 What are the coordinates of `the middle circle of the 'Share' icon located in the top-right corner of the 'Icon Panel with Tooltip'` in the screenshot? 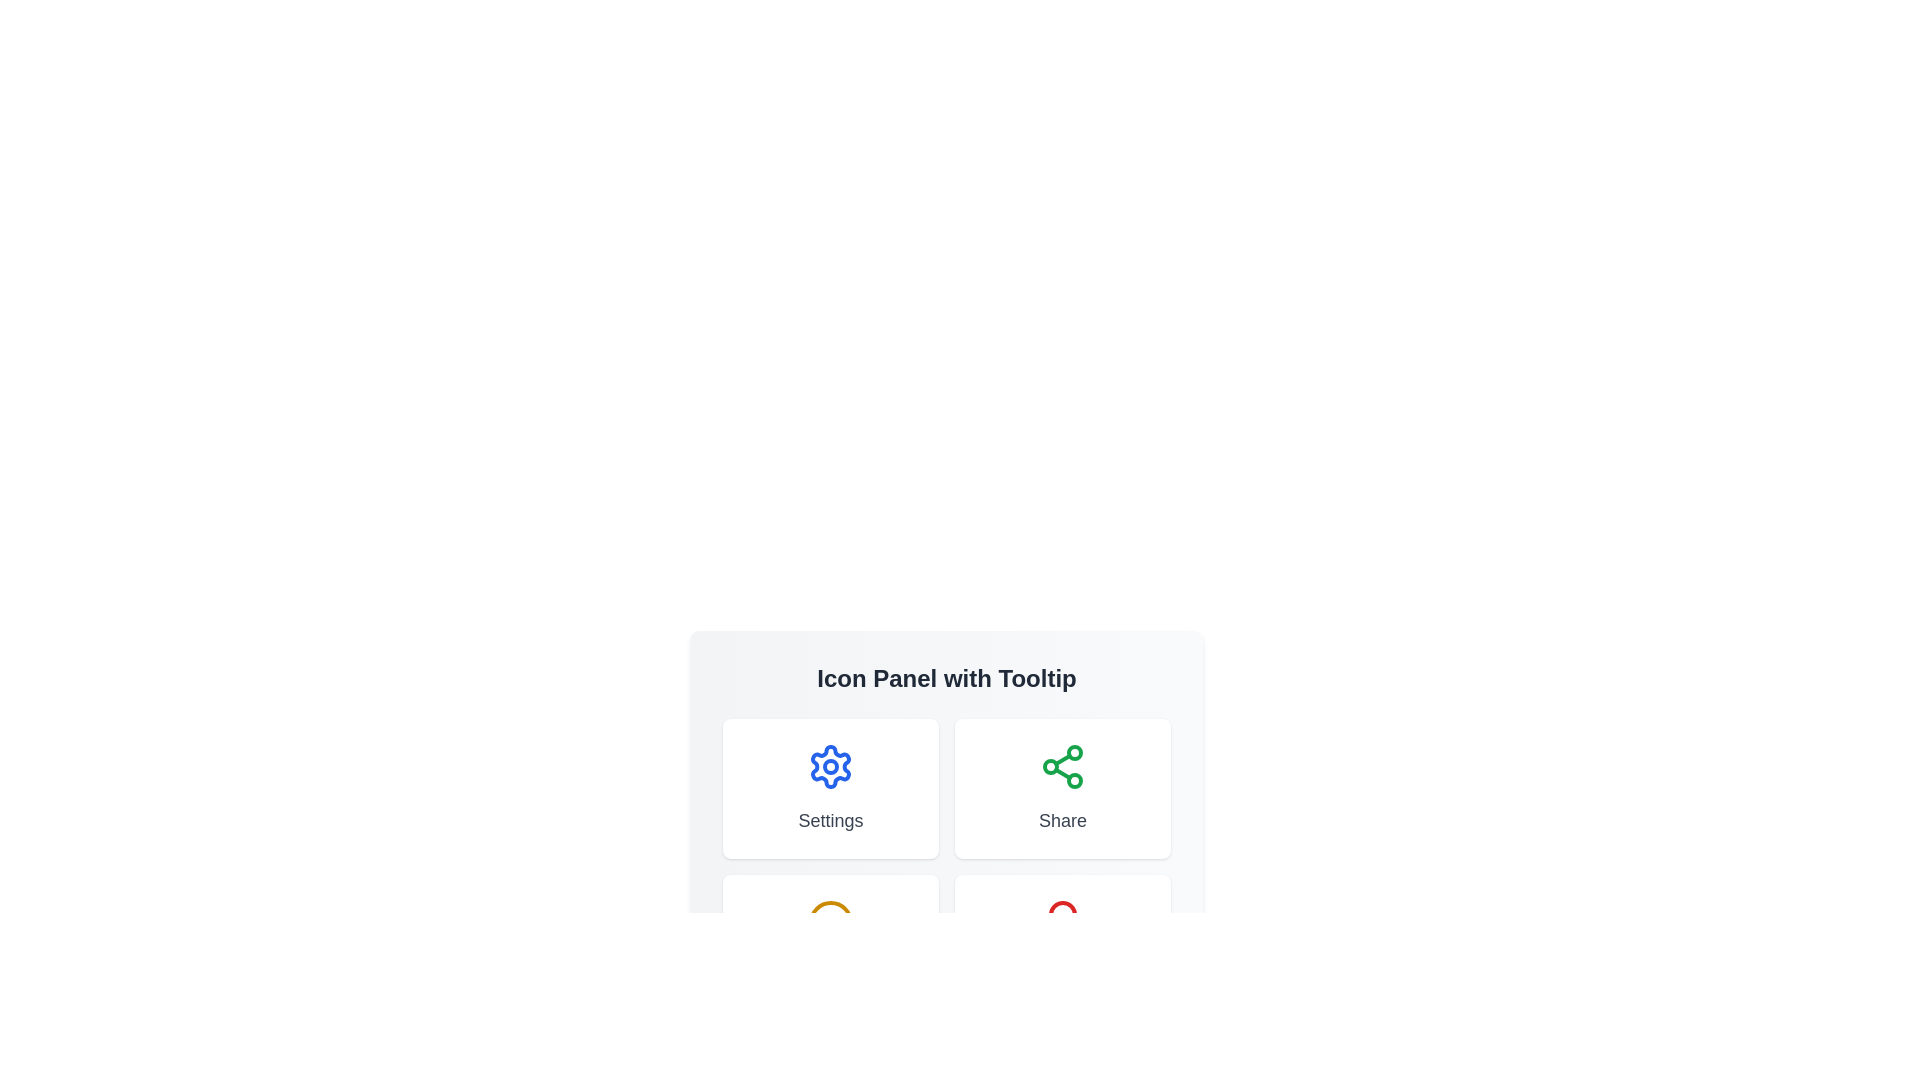 It's located at (1050, 766).